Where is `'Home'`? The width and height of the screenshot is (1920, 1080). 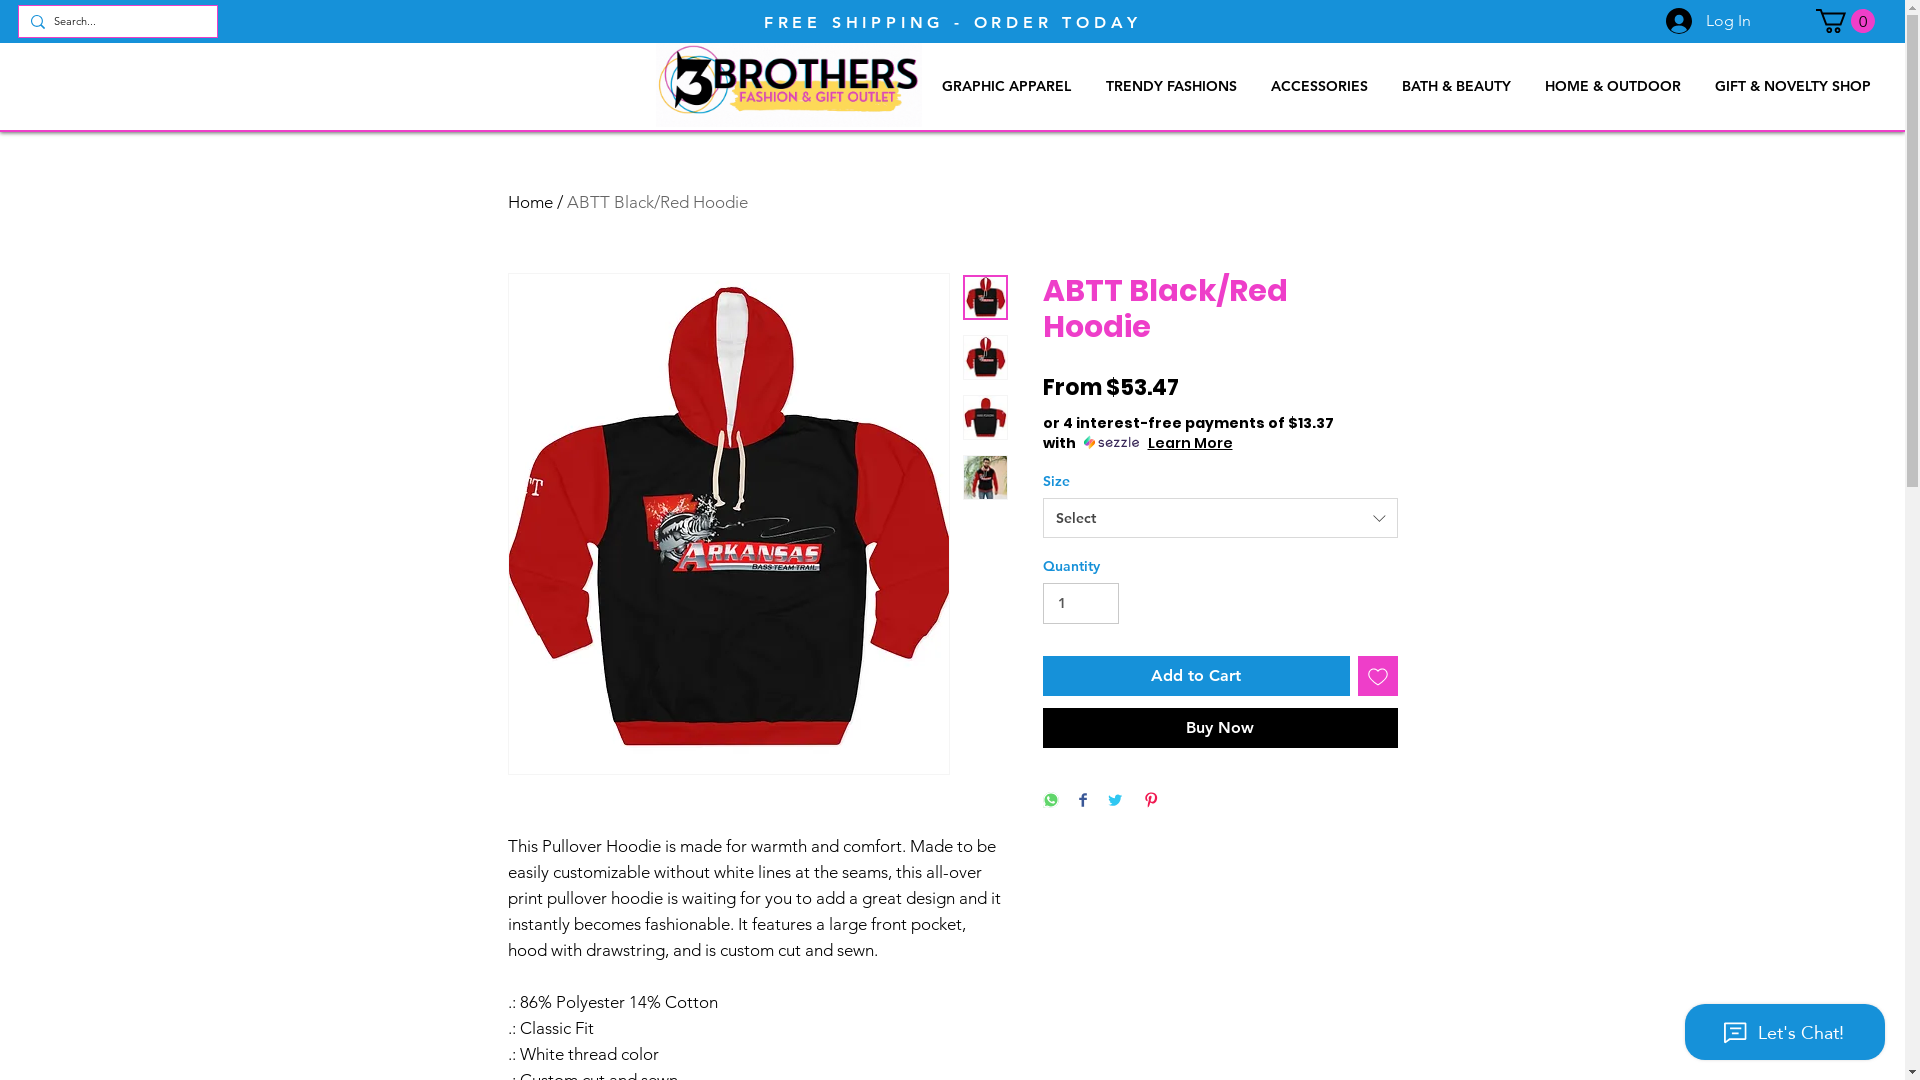
'Home' is located at coordinates (530, 201).